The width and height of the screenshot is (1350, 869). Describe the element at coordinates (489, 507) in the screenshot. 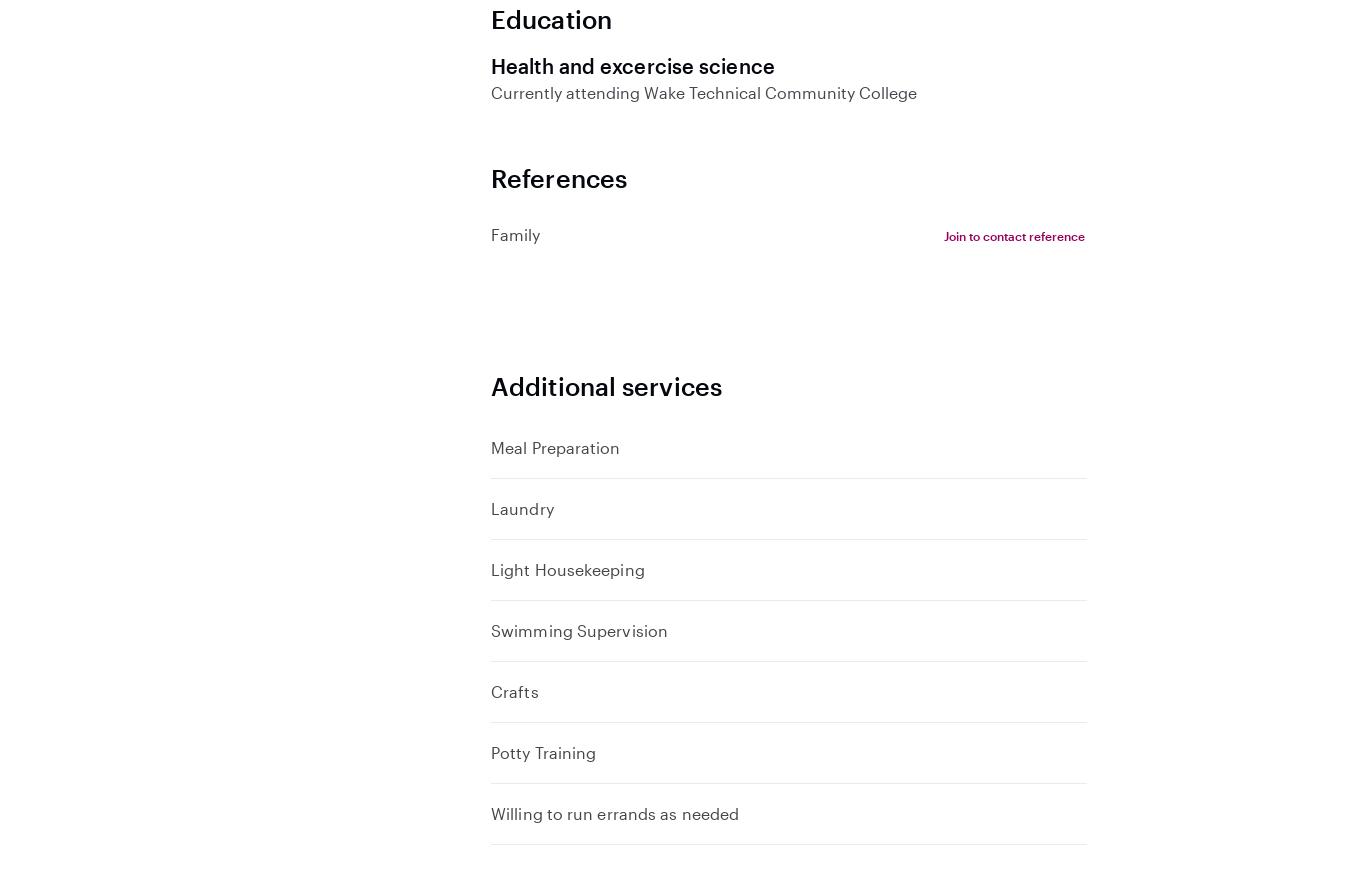

I see `'Laundry'` at that location.